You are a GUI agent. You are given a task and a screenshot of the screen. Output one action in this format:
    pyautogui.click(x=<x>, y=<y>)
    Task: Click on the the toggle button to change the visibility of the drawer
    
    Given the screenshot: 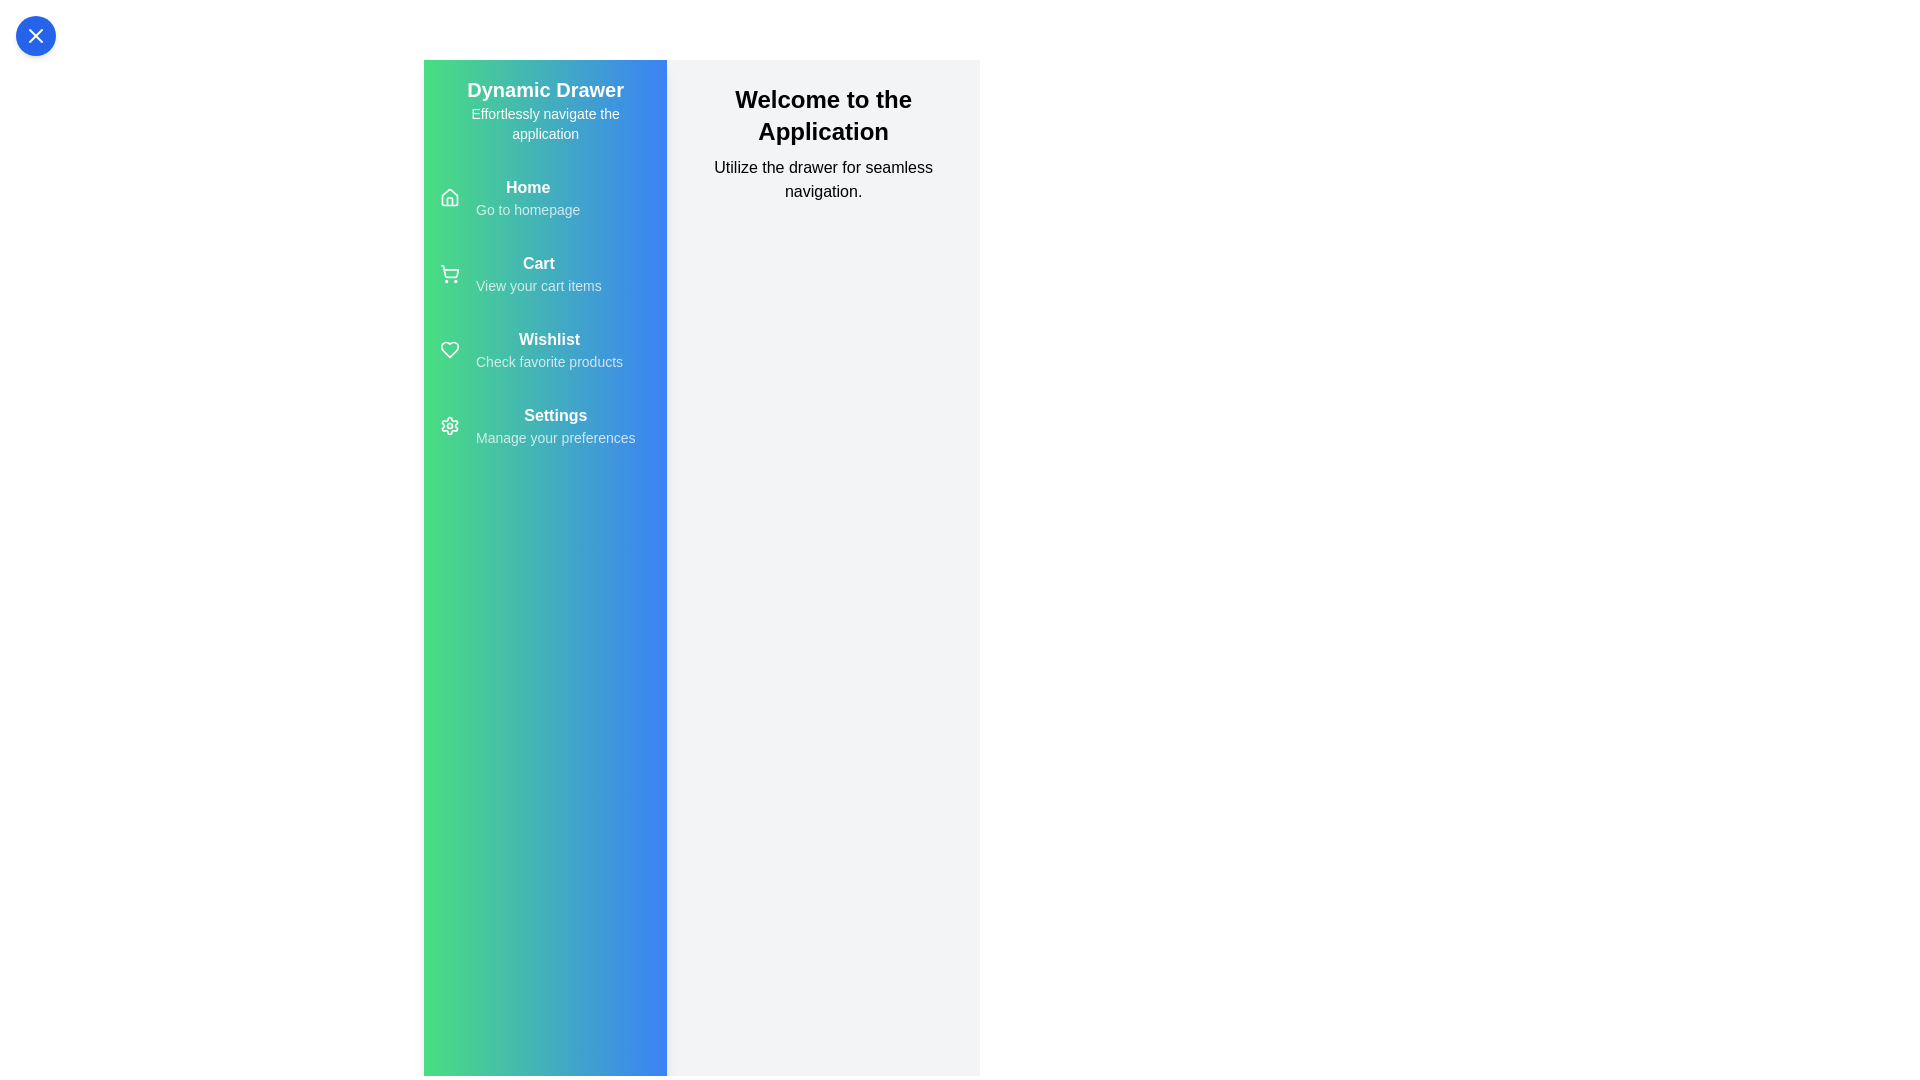 What is the action you would take?
    pyautogui.click(x=35, y=35)
    